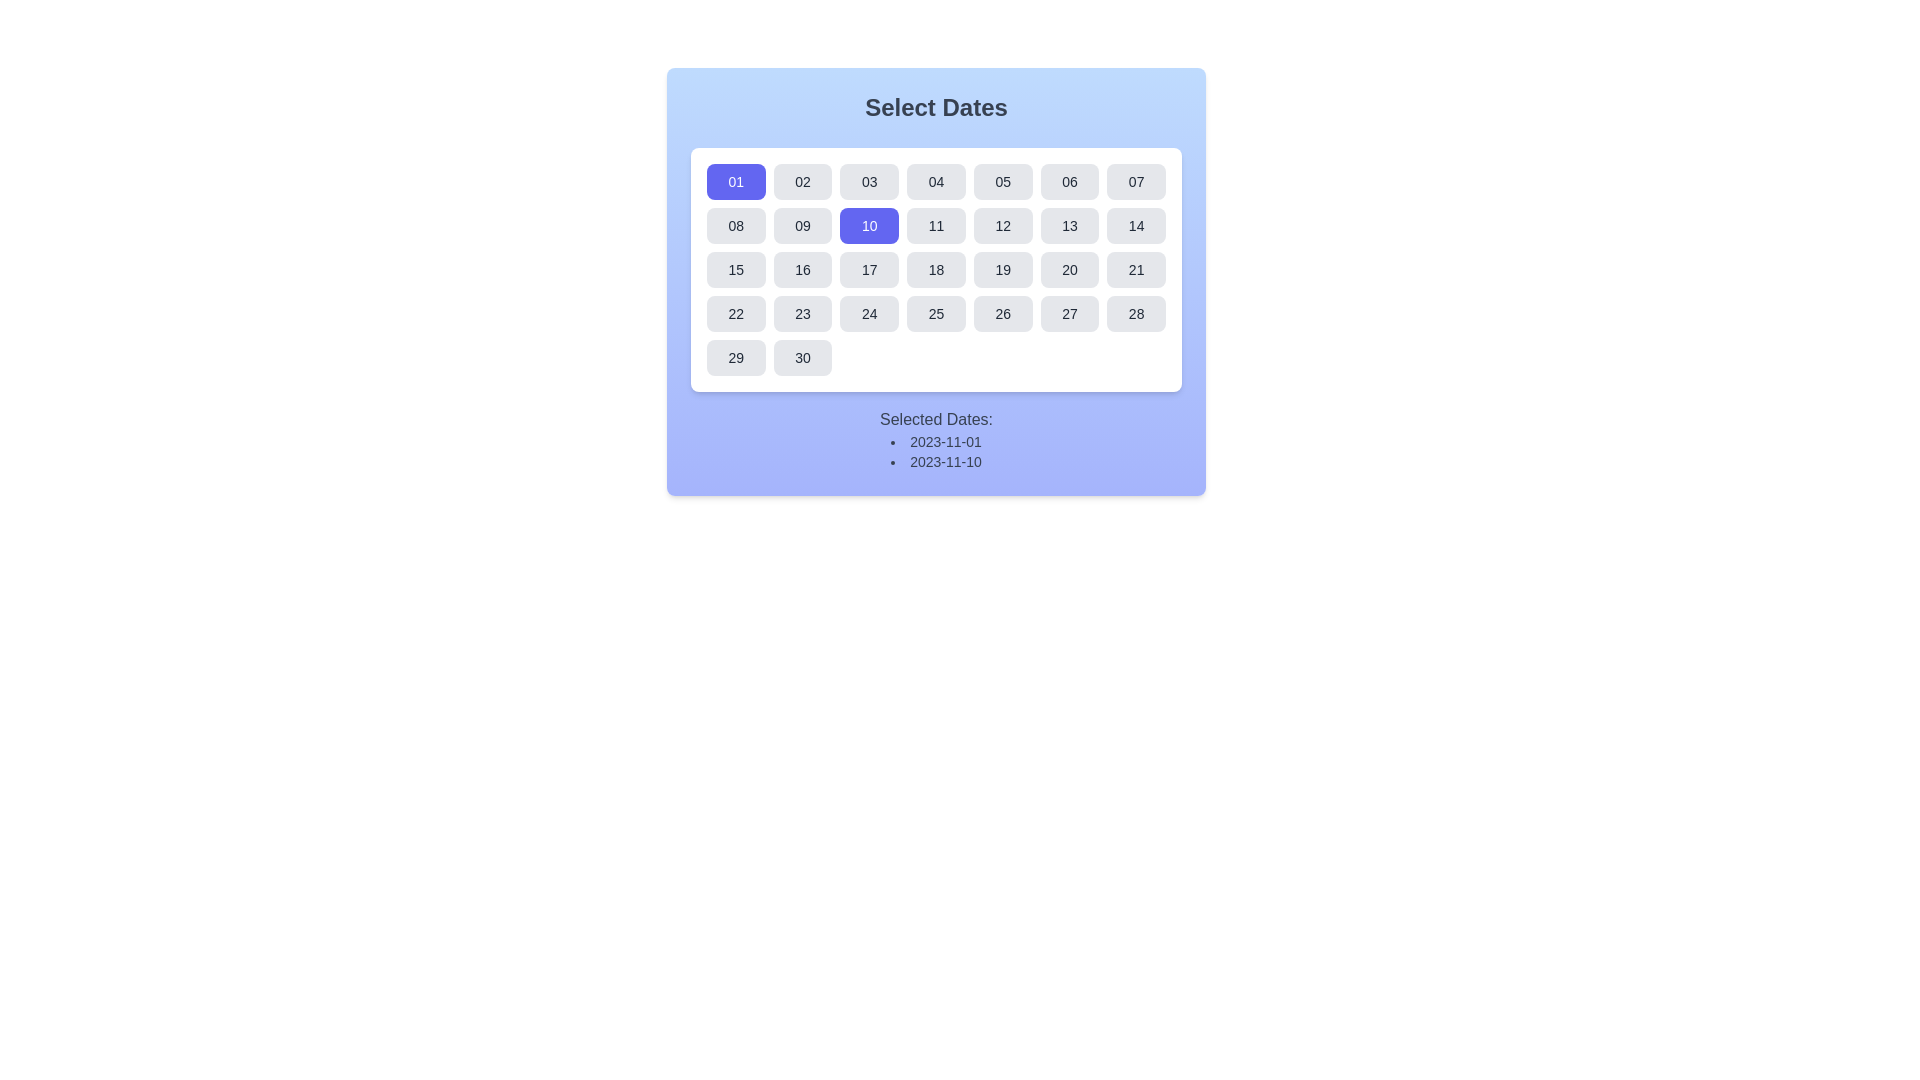  I want to click on the button representing the date '17' in the calendar component, so click(869, 270).